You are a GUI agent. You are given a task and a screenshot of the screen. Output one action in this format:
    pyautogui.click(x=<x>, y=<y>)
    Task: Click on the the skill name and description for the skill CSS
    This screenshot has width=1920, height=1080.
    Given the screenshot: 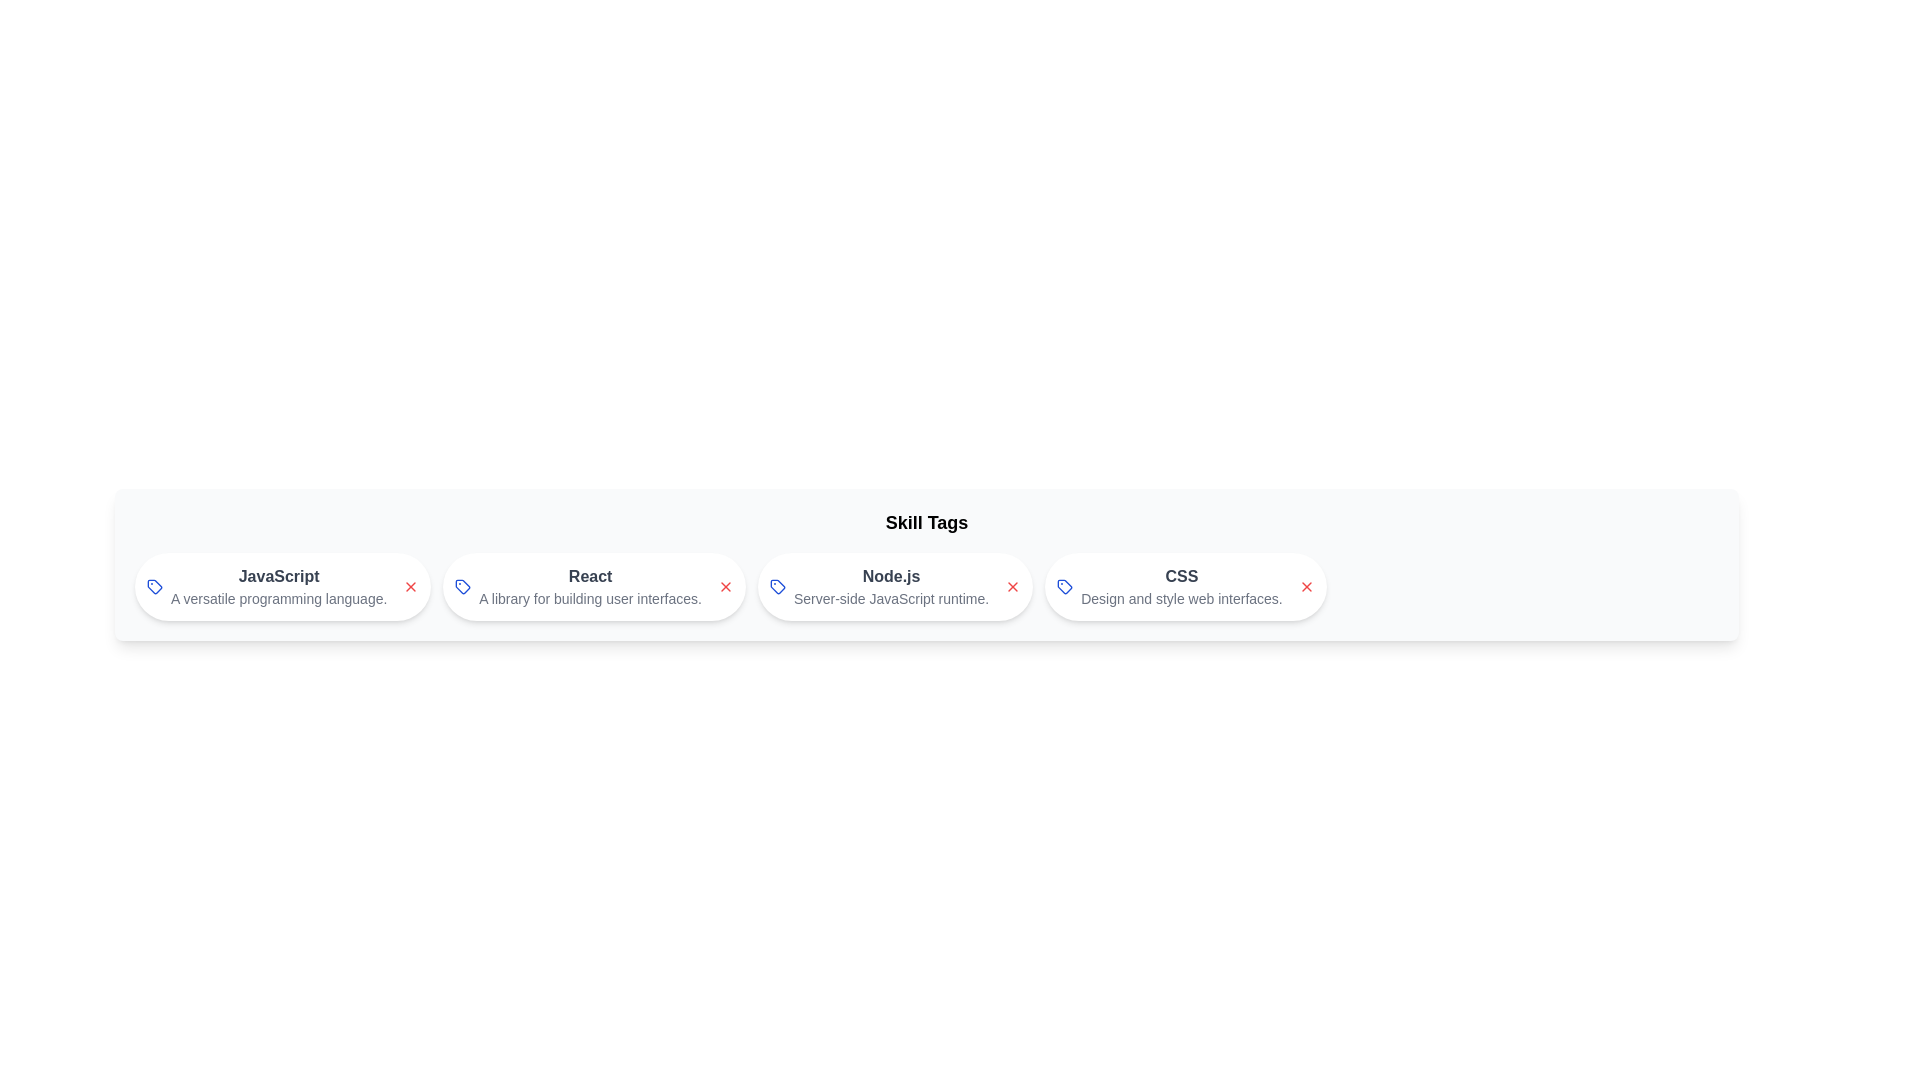 What is the action you would take?
    pyautogui.click(x=1180, y=577)
    